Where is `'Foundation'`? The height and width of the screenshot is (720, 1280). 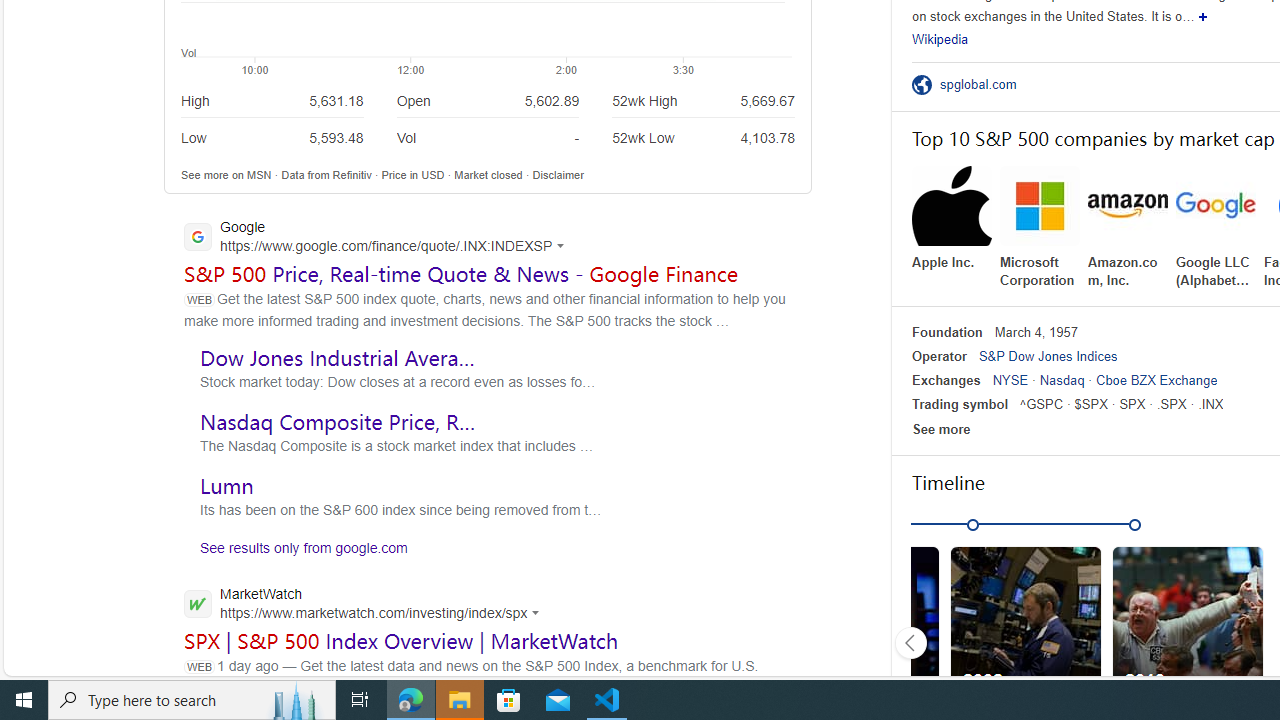
'Foundation' is located at coordinates (946, 331).